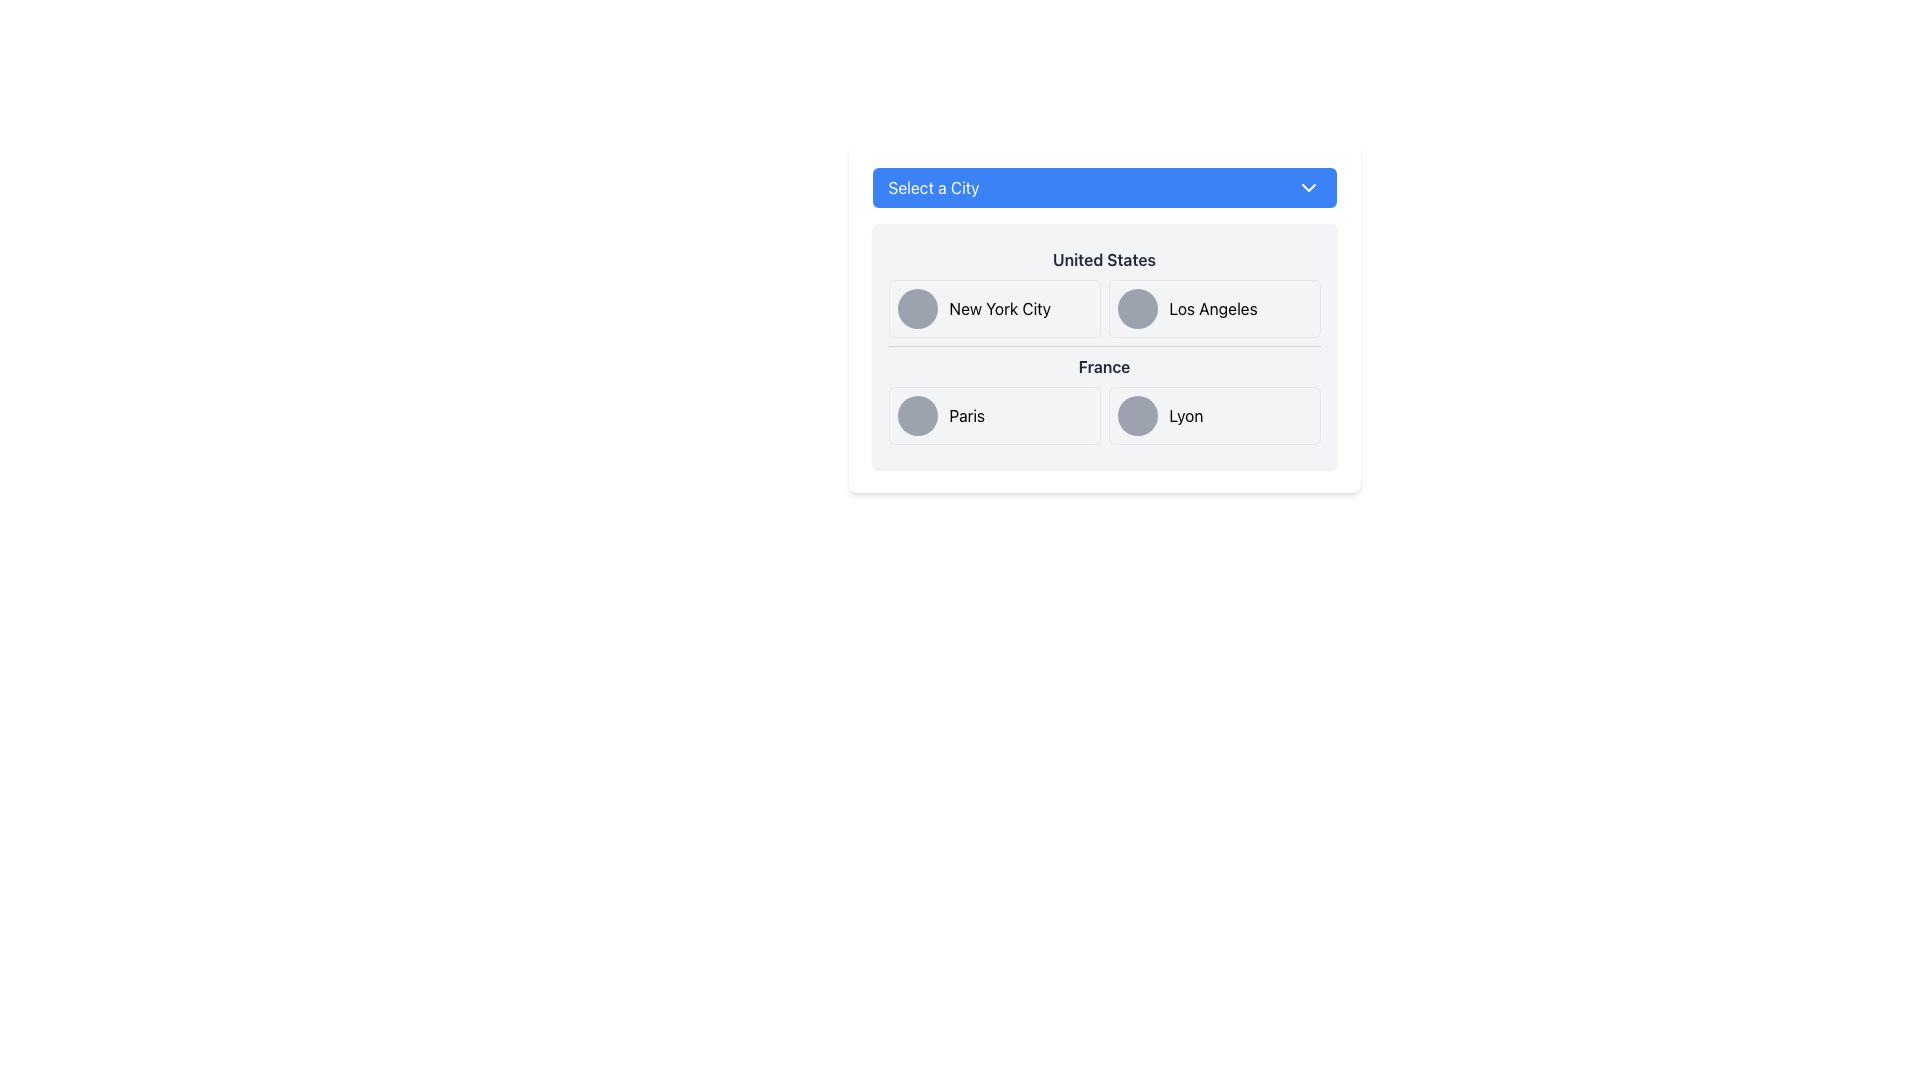  I want to click on the 'Los Angeles' text label, so click(1212, 308).